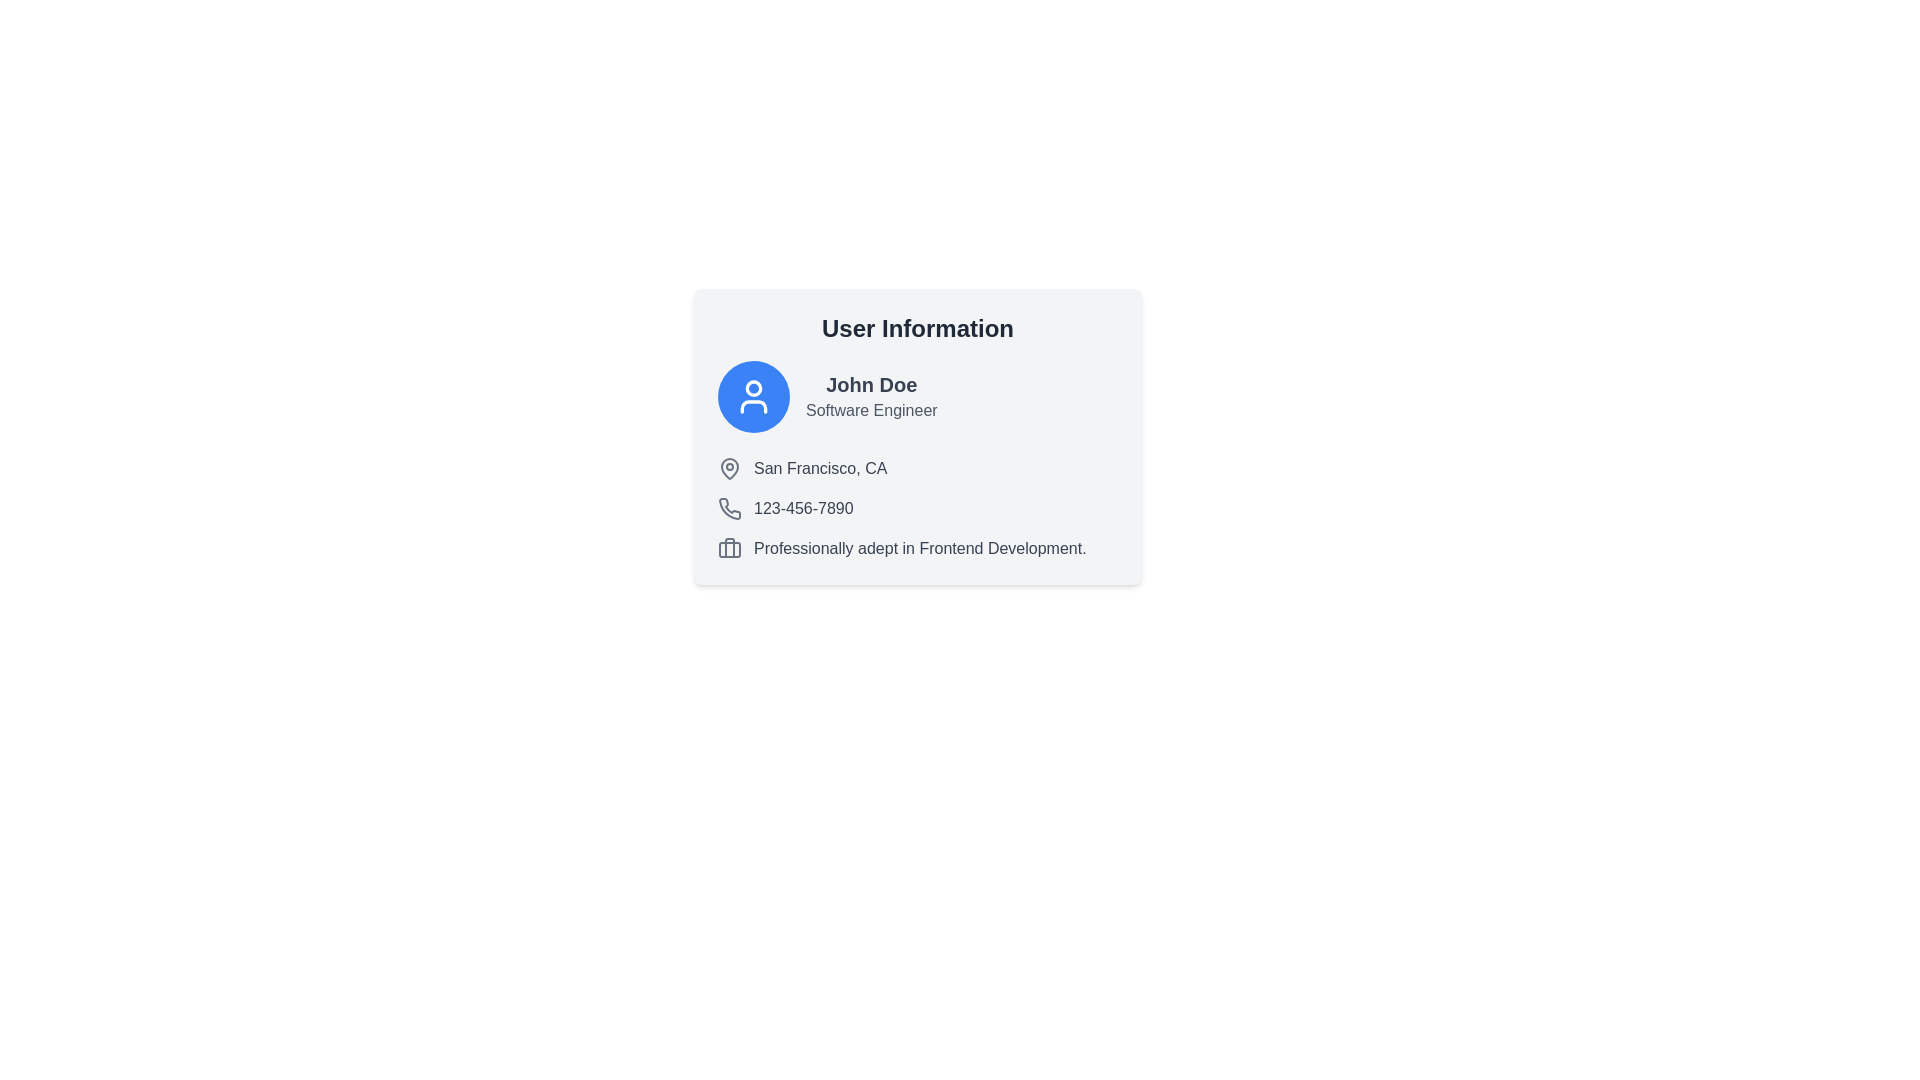 This screenshot has width=1920, height=1080. Describe the element at coordinates (916, 548) in the screenshot. I see `the text label 'Professionally adept in Frontend Development' next to the briefcase icon` at that location.